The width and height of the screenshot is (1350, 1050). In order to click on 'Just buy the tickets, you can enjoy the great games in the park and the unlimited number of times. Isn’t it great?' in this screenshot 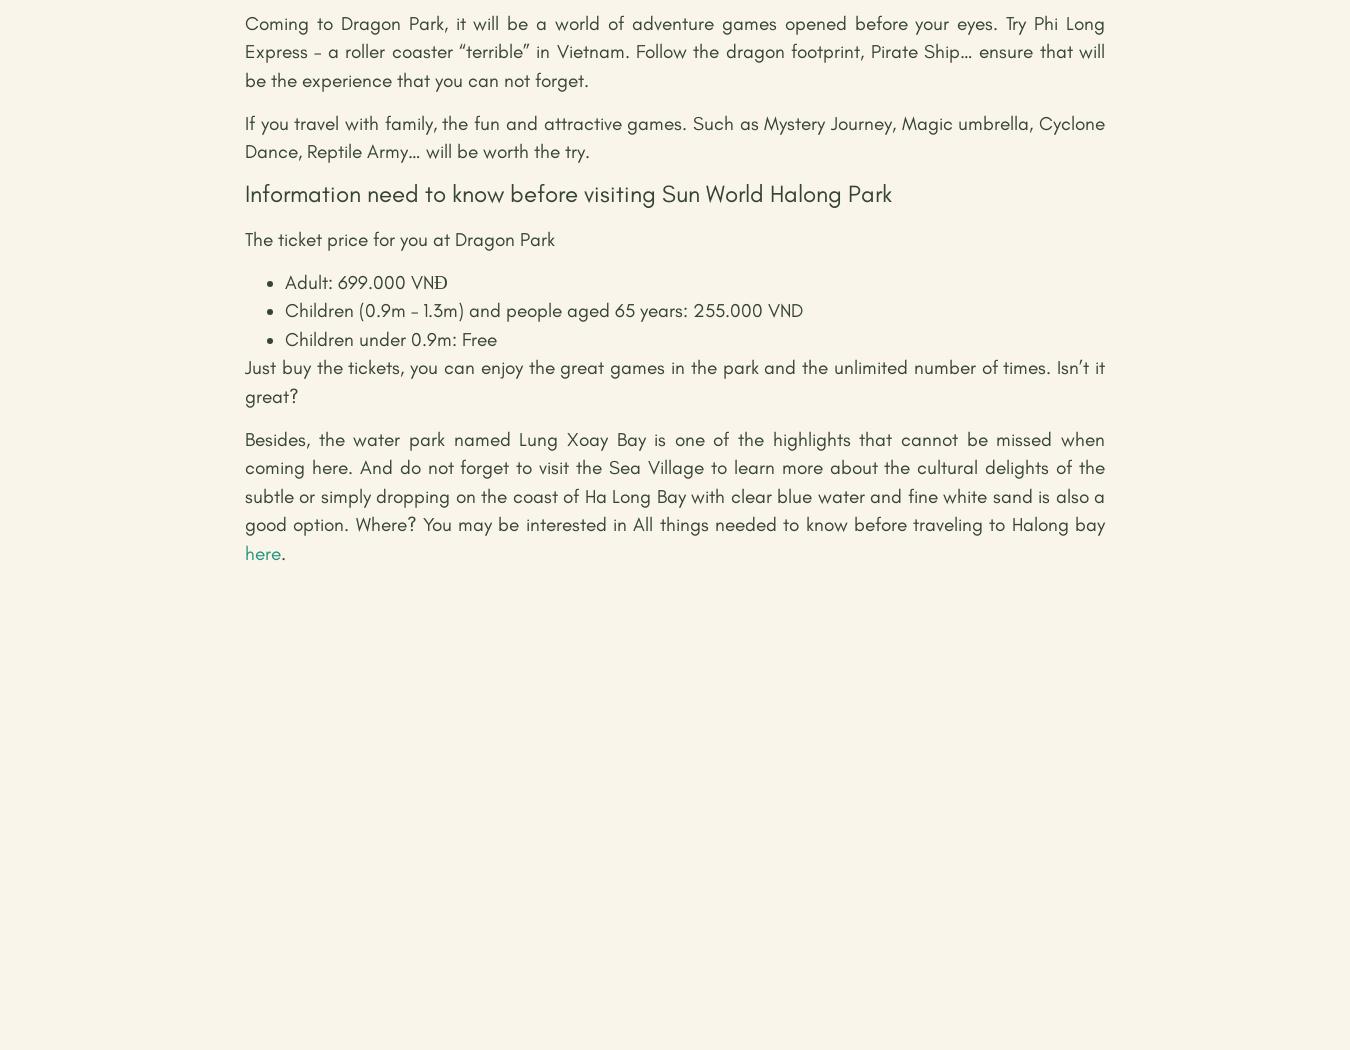, I will do `click(244, 381)`.